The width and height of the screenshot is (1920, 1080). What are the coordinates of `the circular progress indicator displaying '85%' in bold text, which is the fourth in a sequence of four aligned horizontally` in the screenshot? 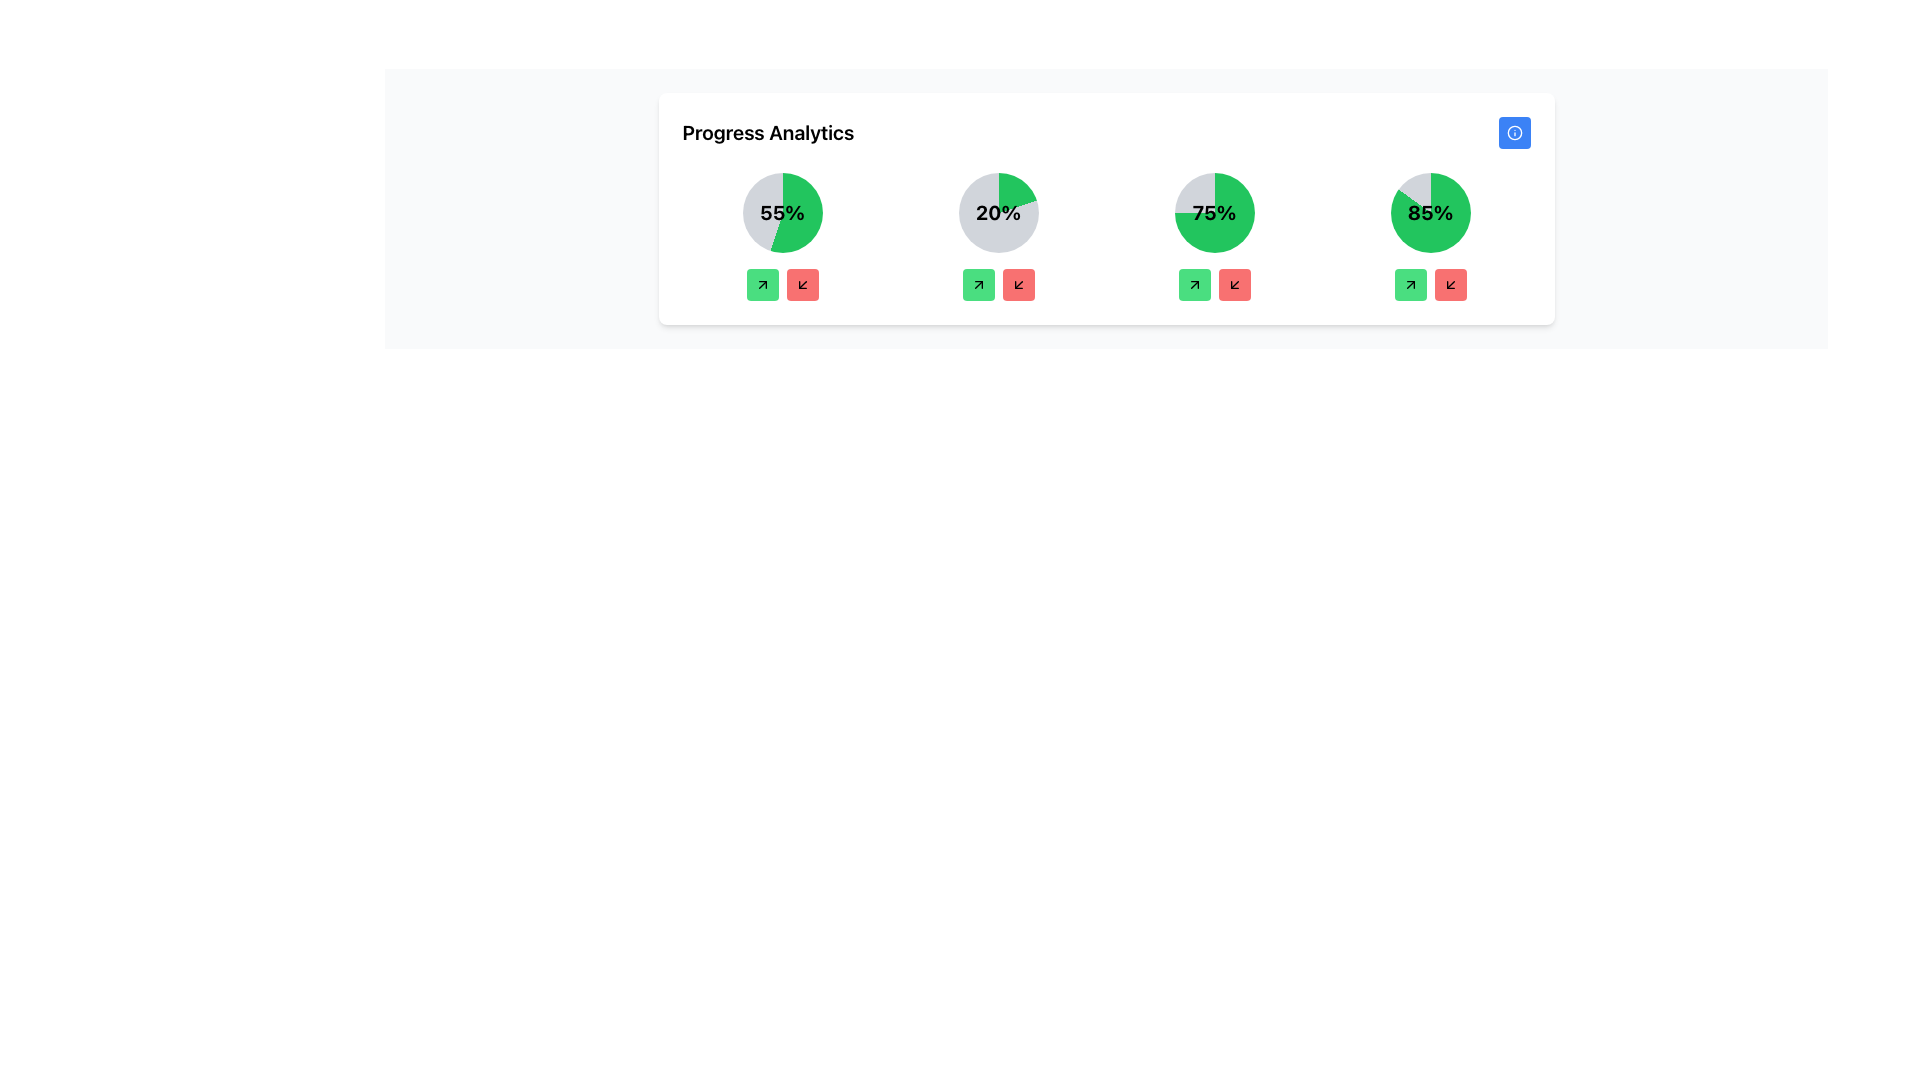 It's located at (1429, 212).